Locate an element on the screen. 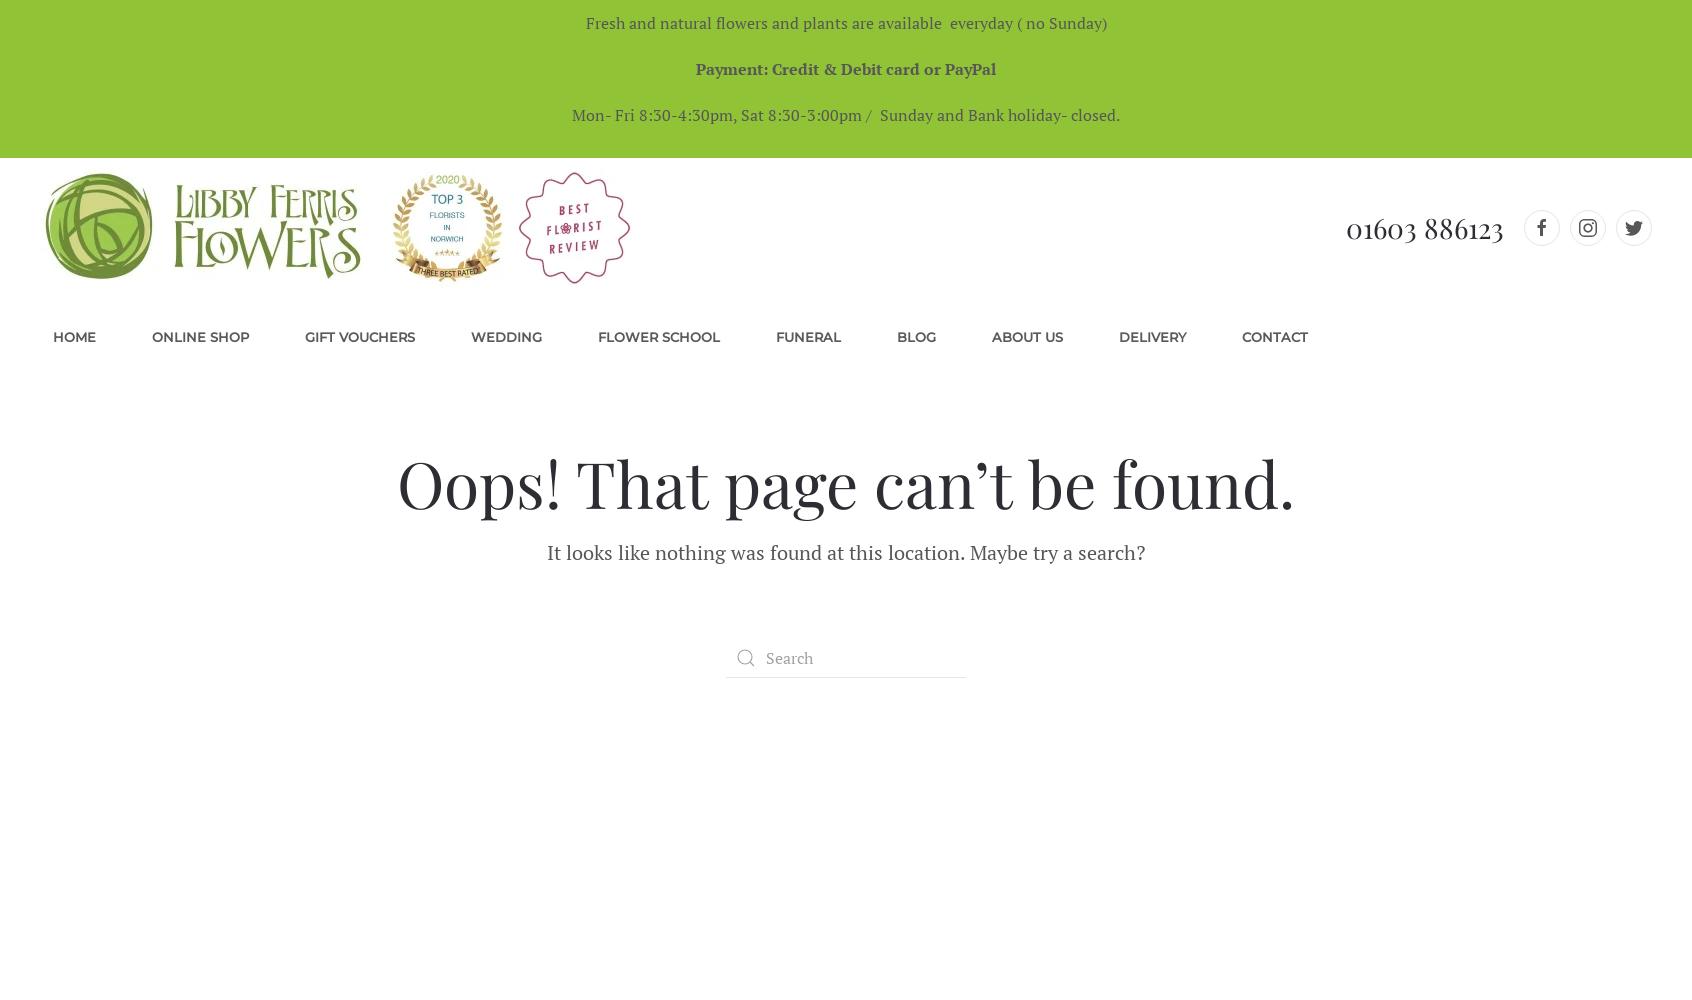  '01603 886123' is located at coordinates (1424, 226).